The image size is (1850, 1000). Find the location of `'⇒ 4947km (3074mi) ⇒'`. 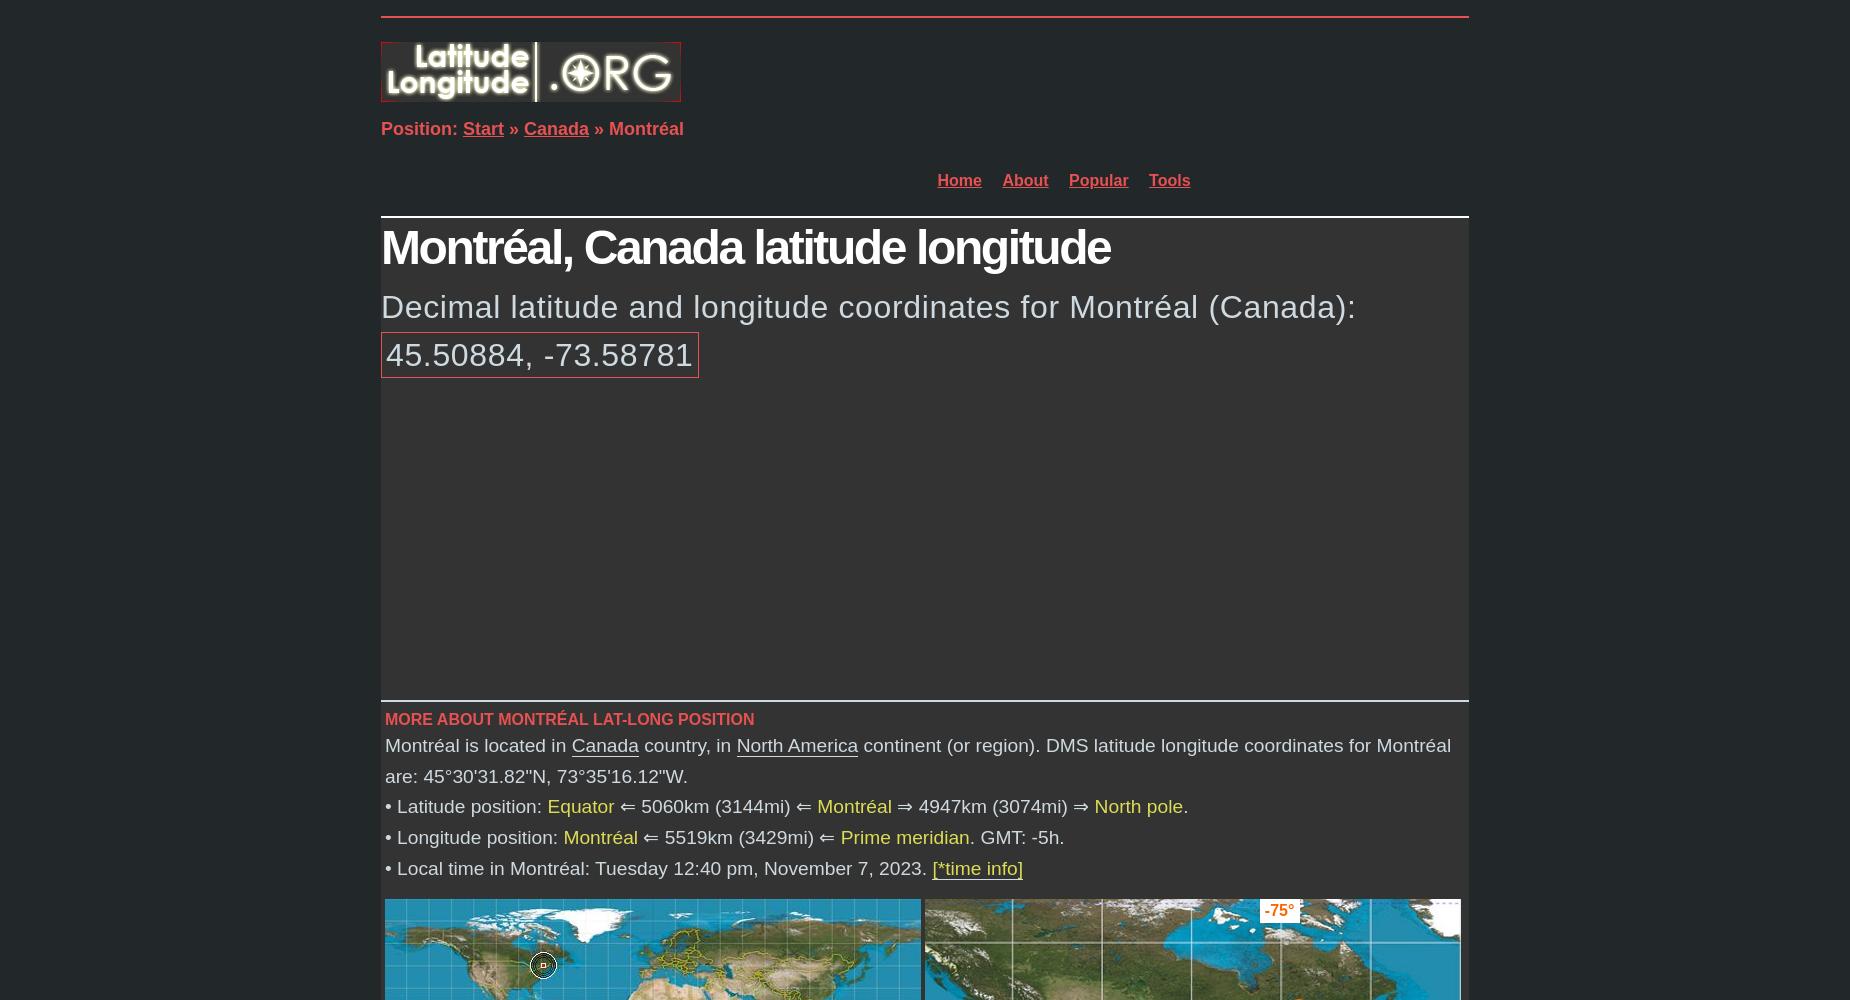

'⇒ 4947km (3074mi) ⇒' is located at coordinates (991, 806).